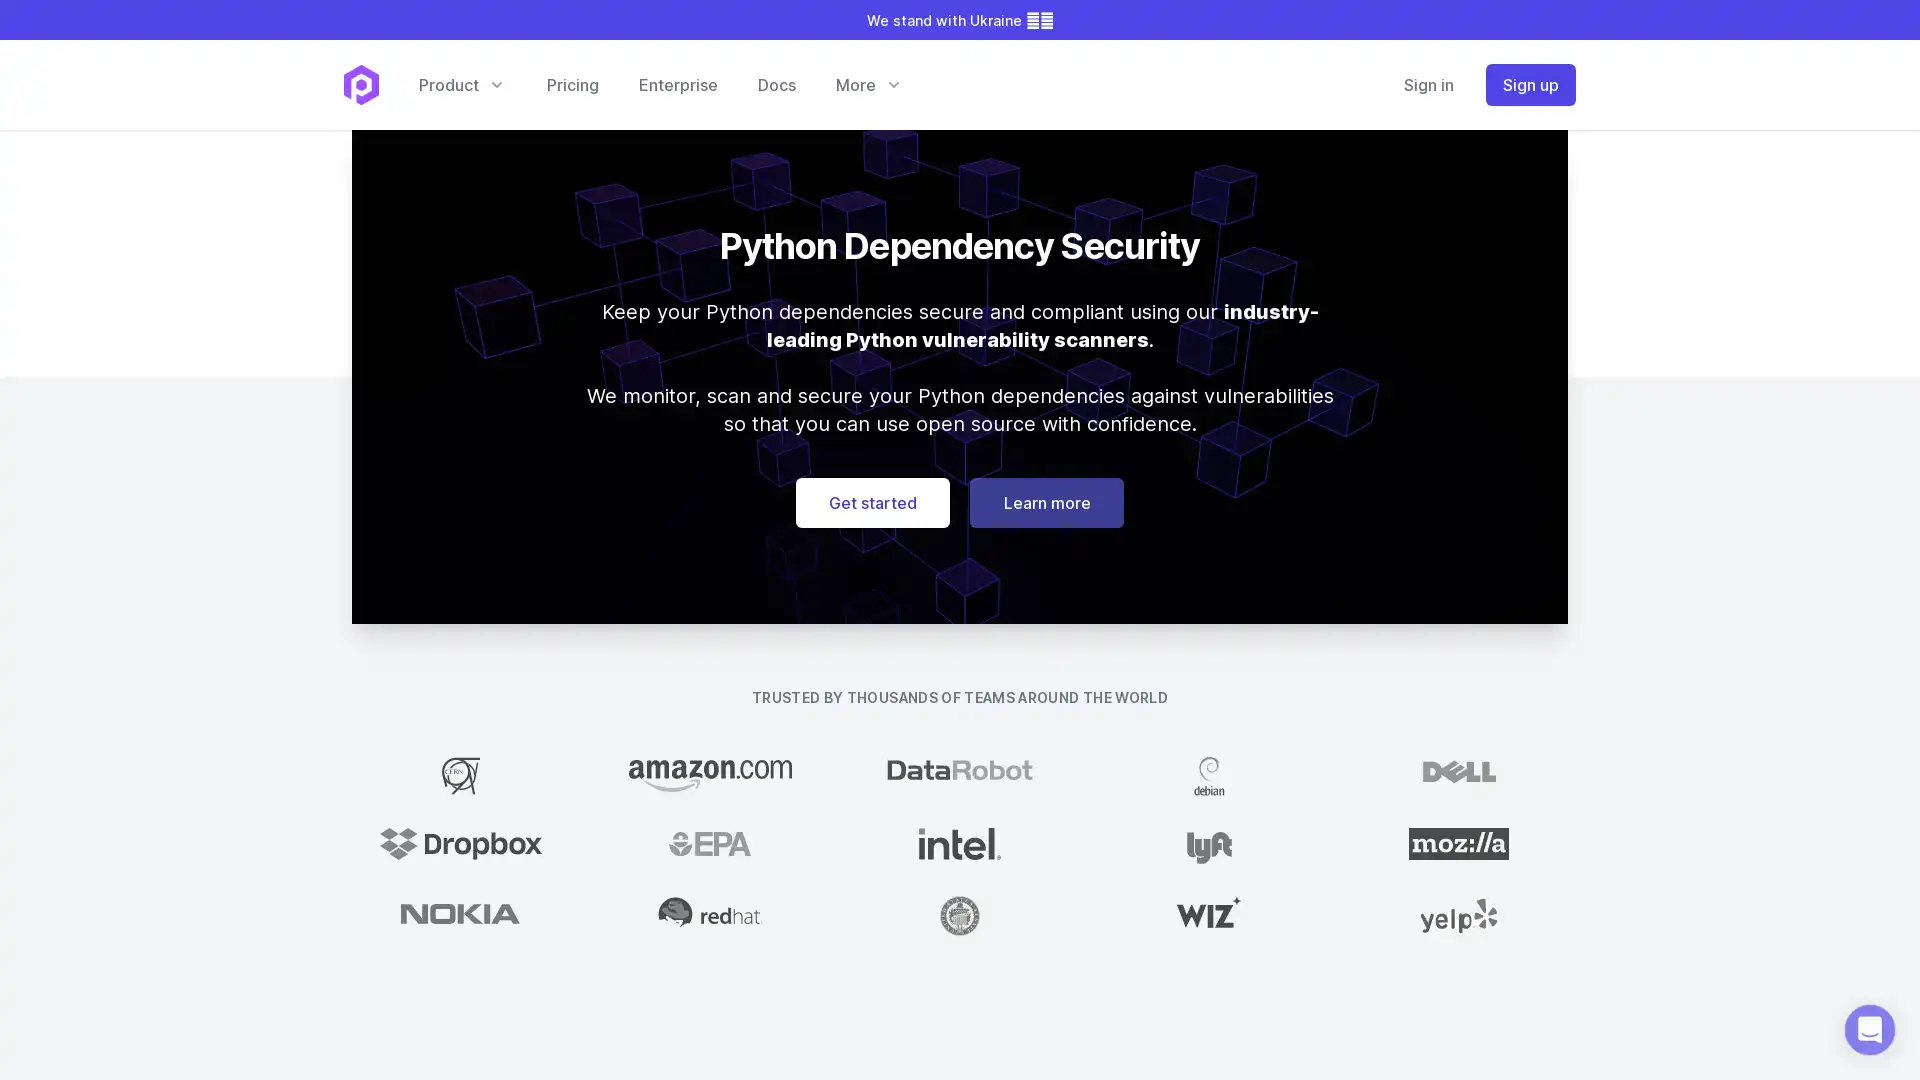 This screenshot has width=1920, height=1080. What do you see at coordinates (1869, 1029) in the screenshot?
I see `Open Intercom Messenger` at bounding box center [1869, 1029].